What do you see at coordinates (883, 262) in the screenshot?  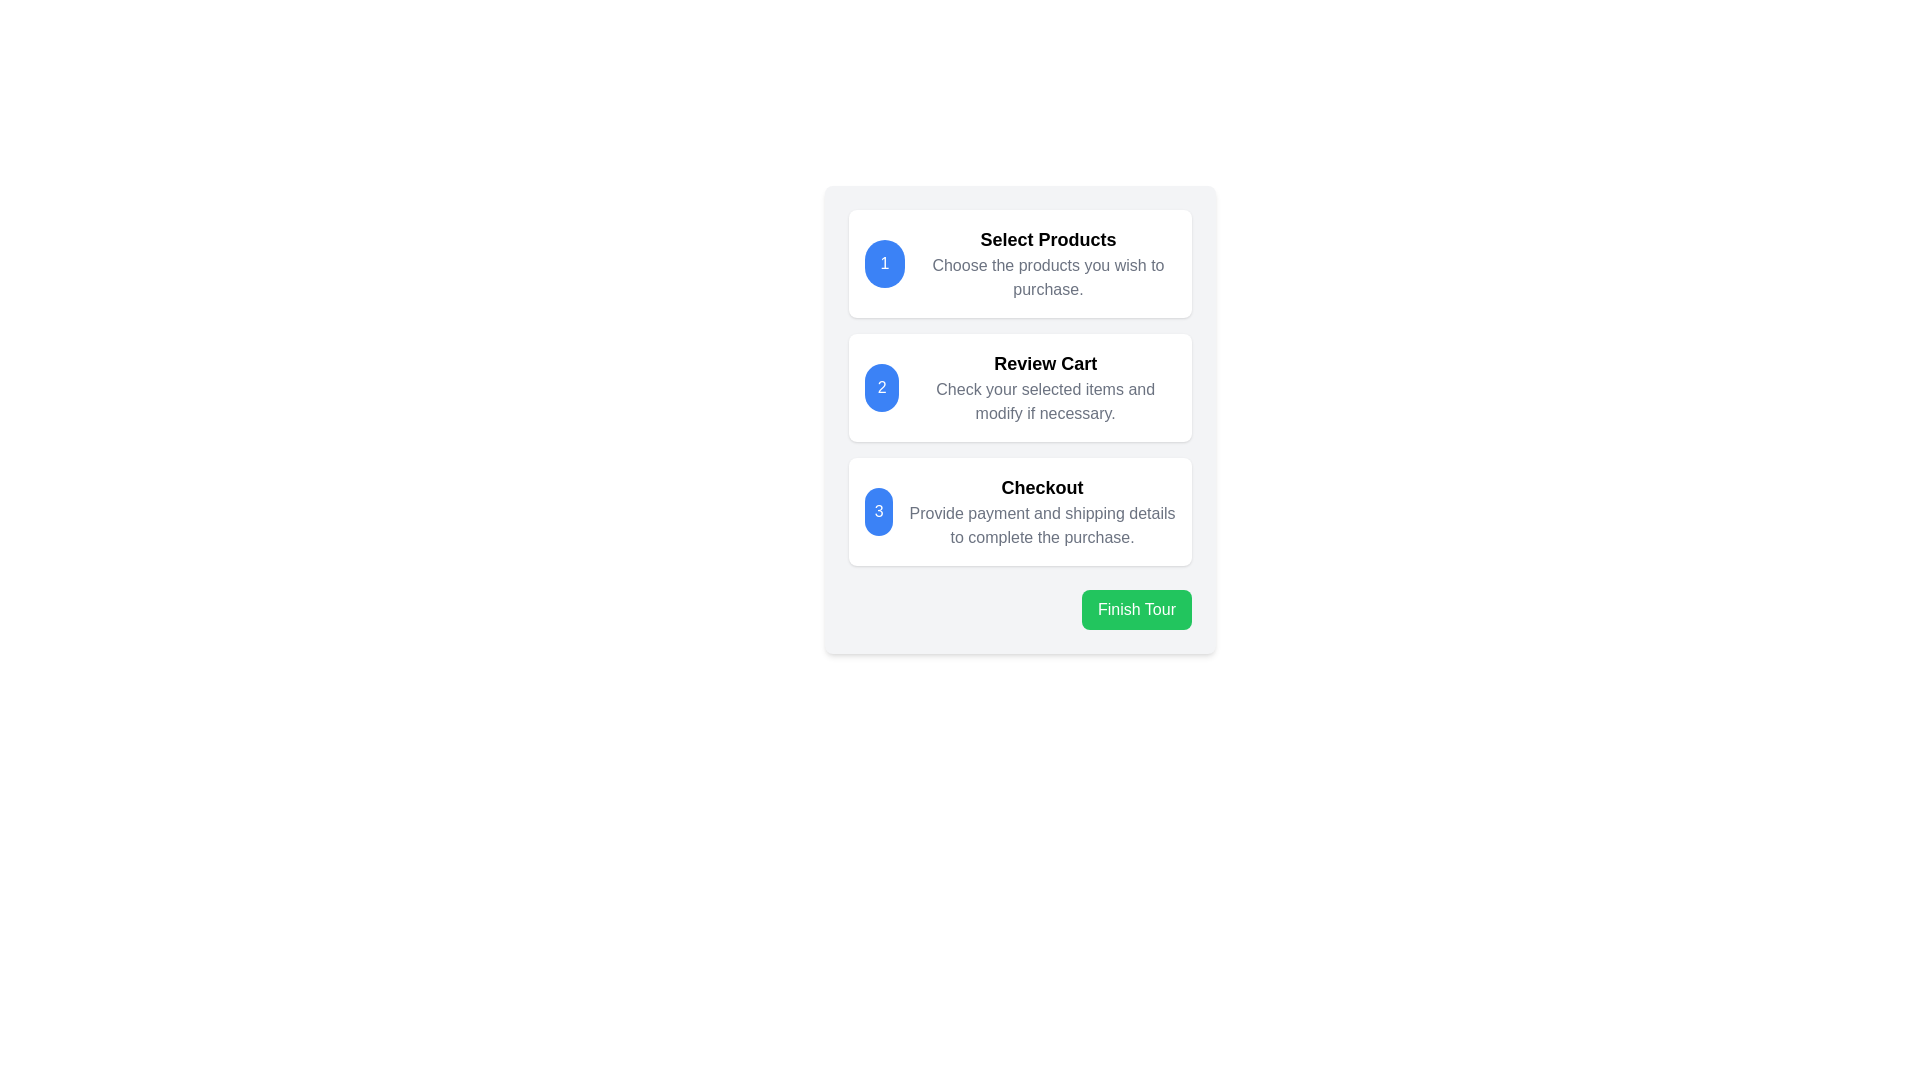 I see `the prominent circular blue button labeled '1'` at bounding box center [883, 262].